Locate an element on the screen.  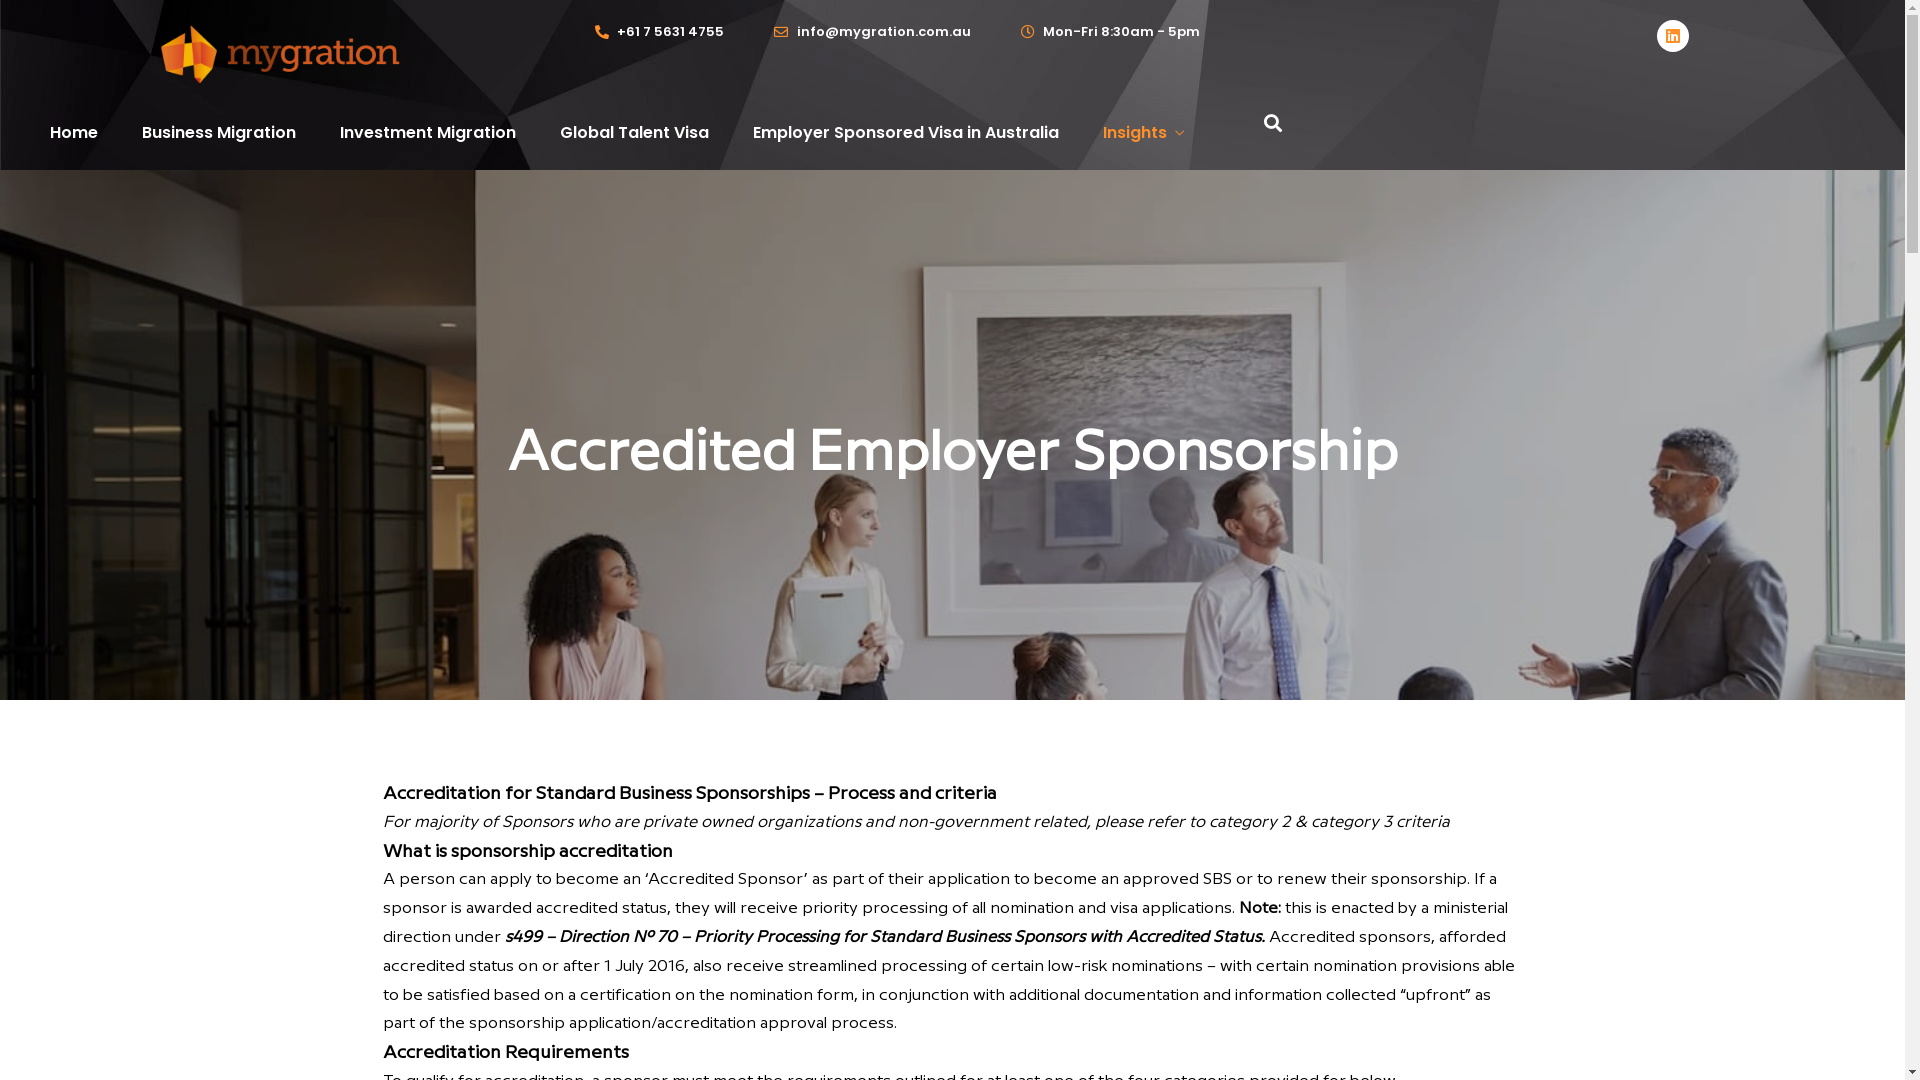
'Investment Migration' is located at coordinates (340, 133).